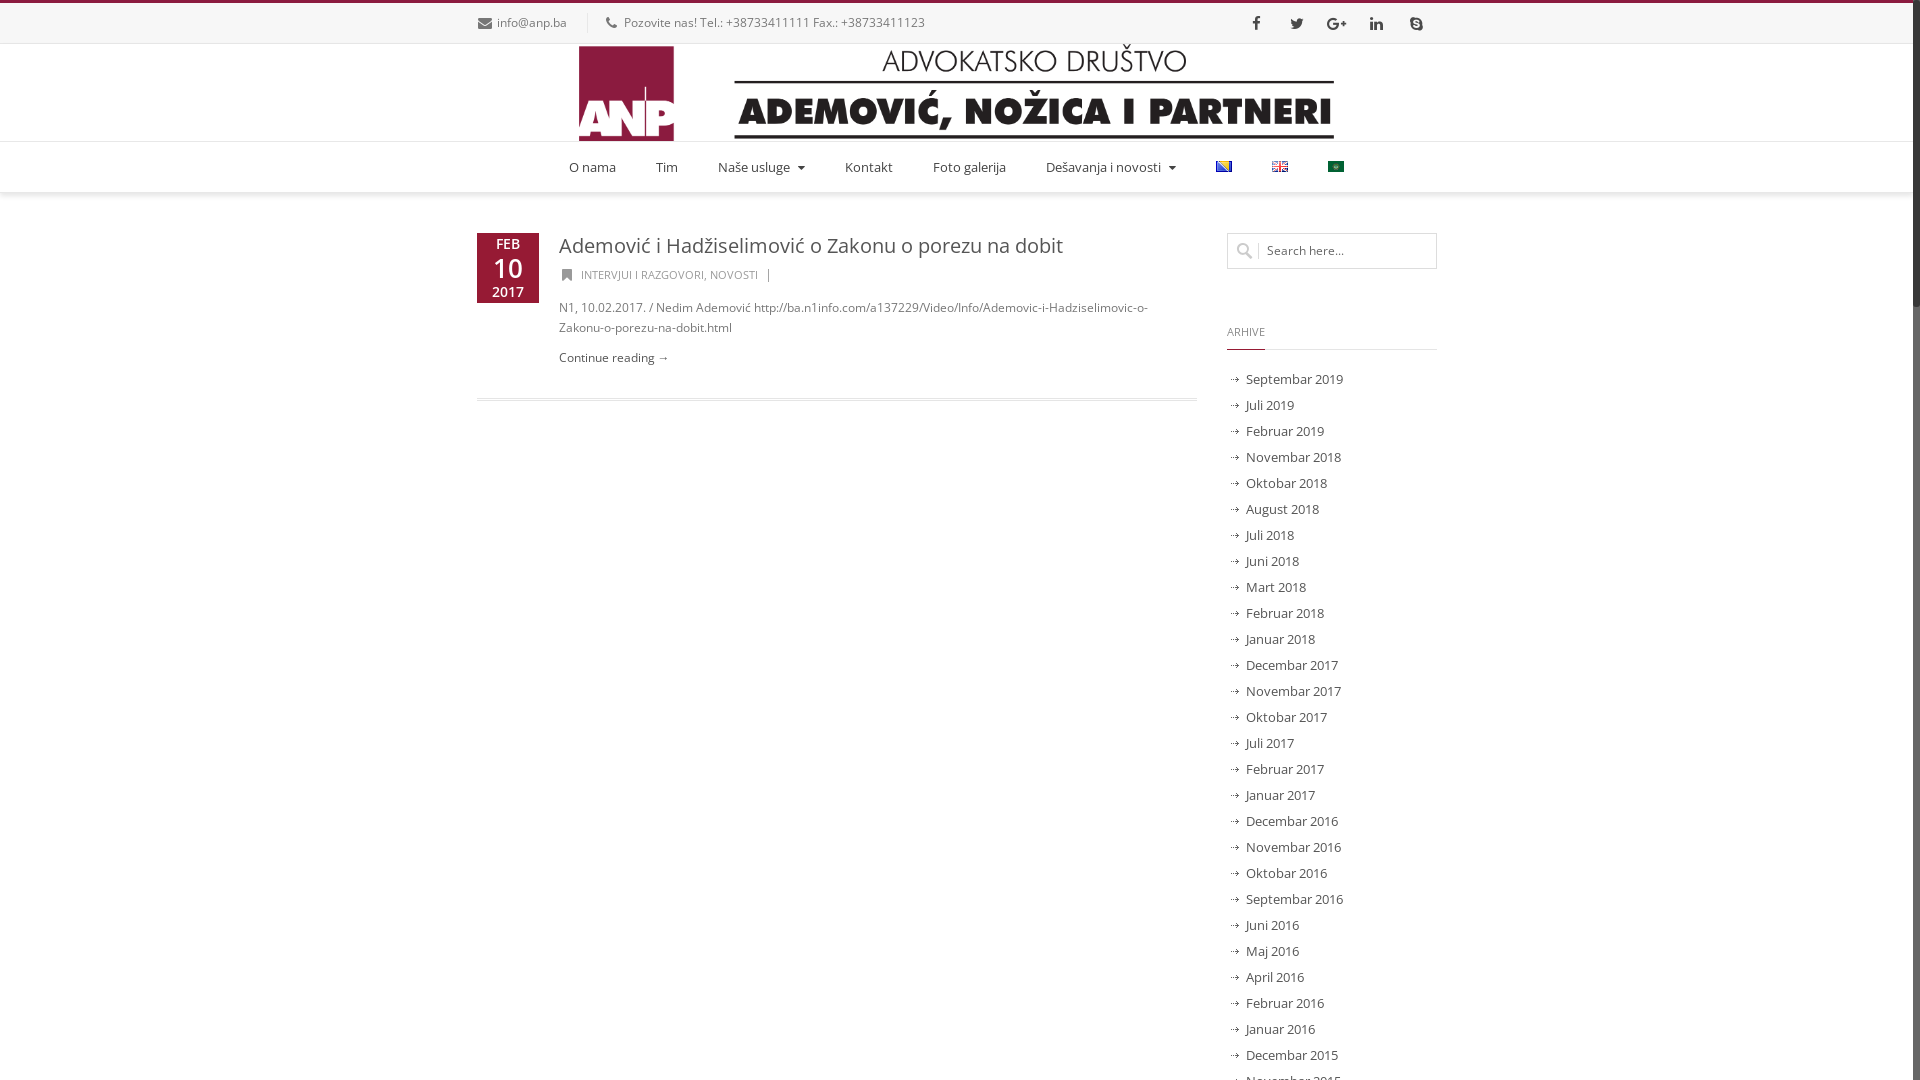  I want to click on 'Novembar 2018', so click(1228, 456).